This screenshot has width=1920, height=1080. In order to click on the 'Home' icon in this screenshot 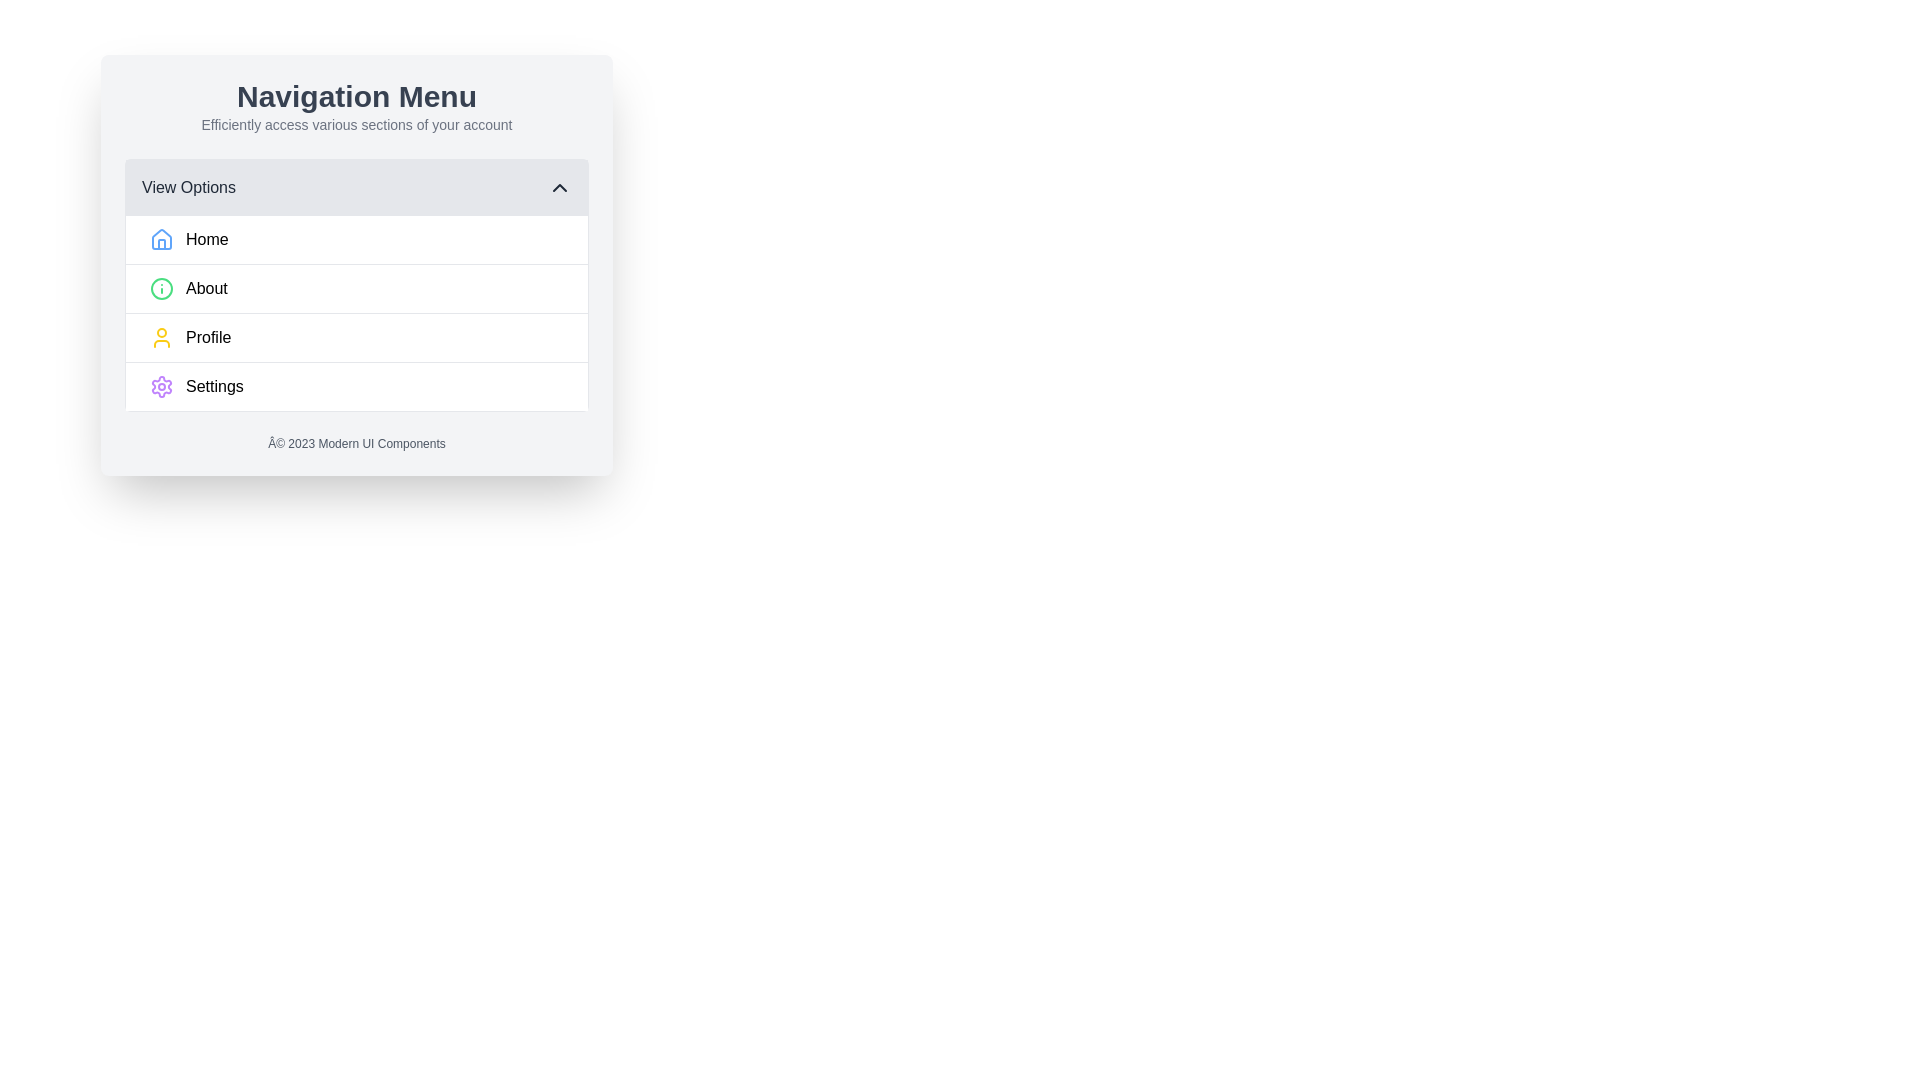, I will do `click(162, 238)`.